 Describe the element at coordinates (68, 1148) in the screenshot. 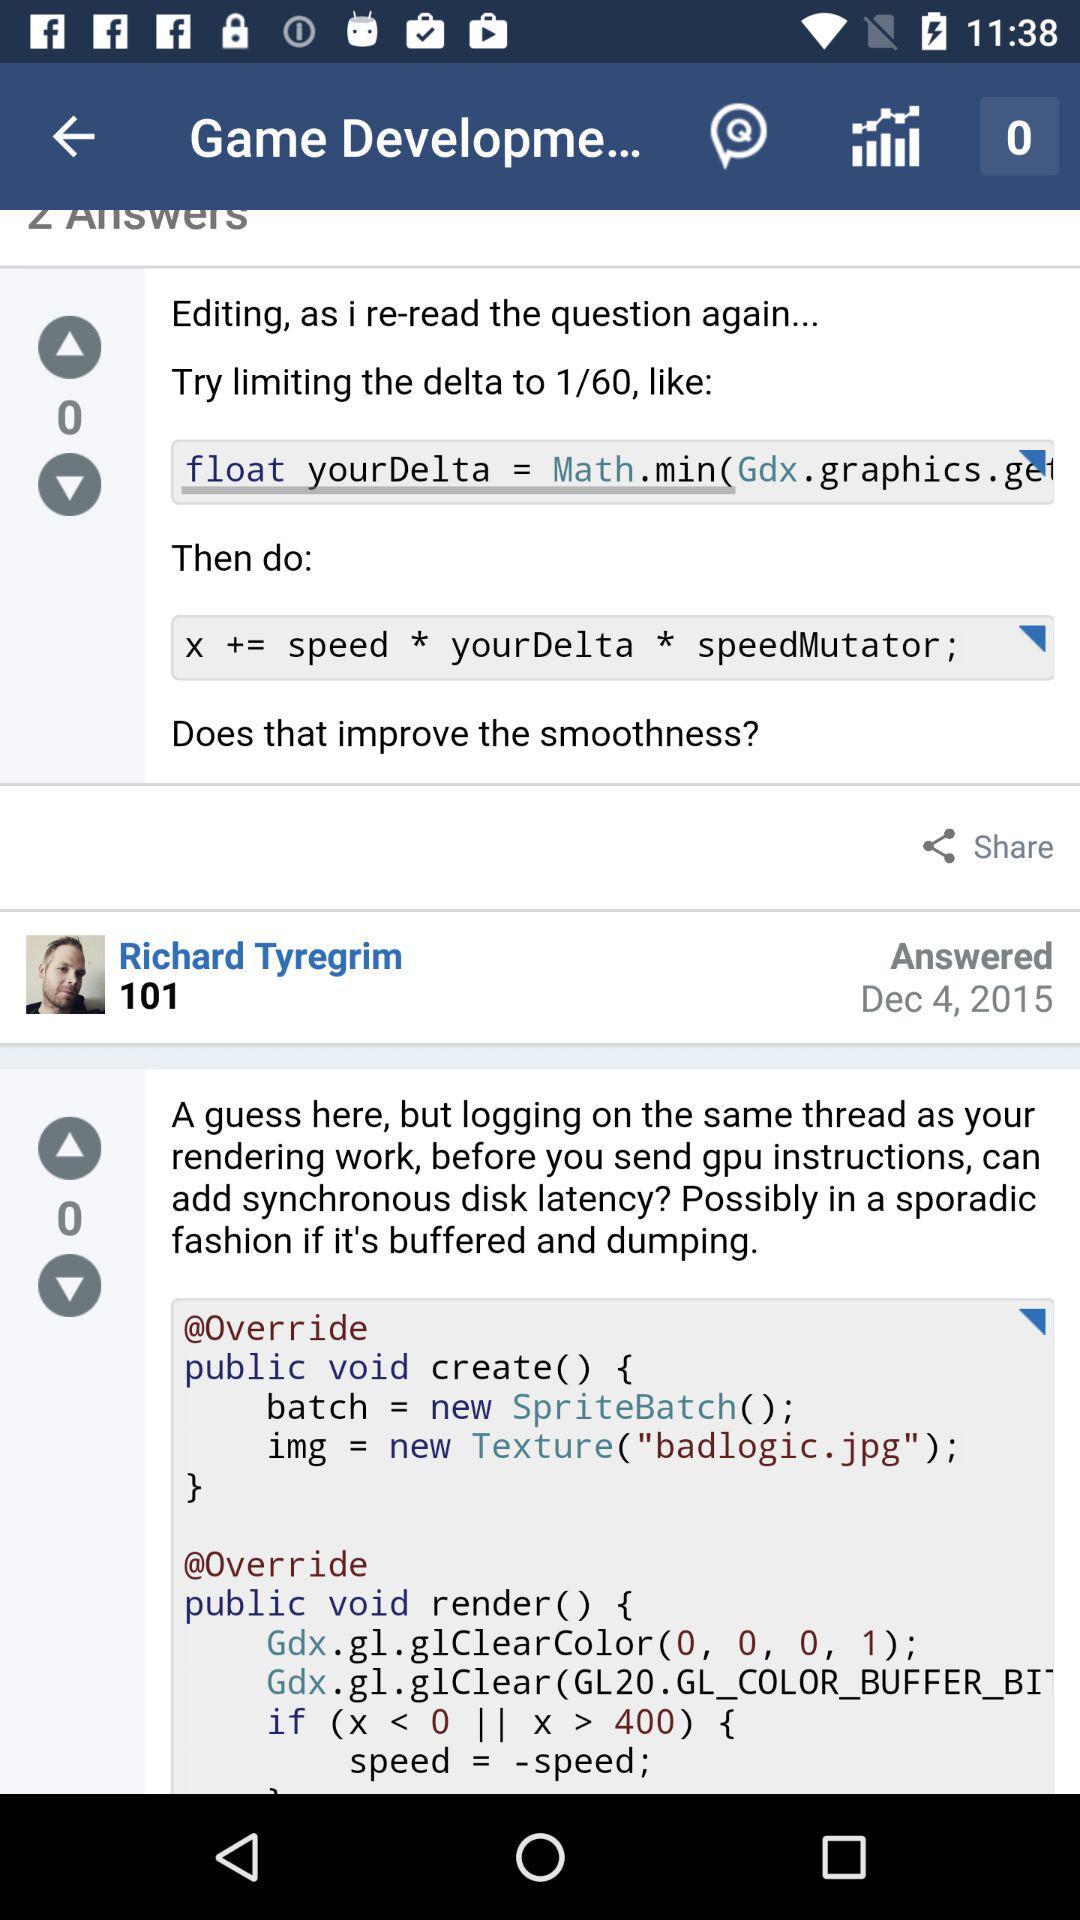

I see `go up` at that location.